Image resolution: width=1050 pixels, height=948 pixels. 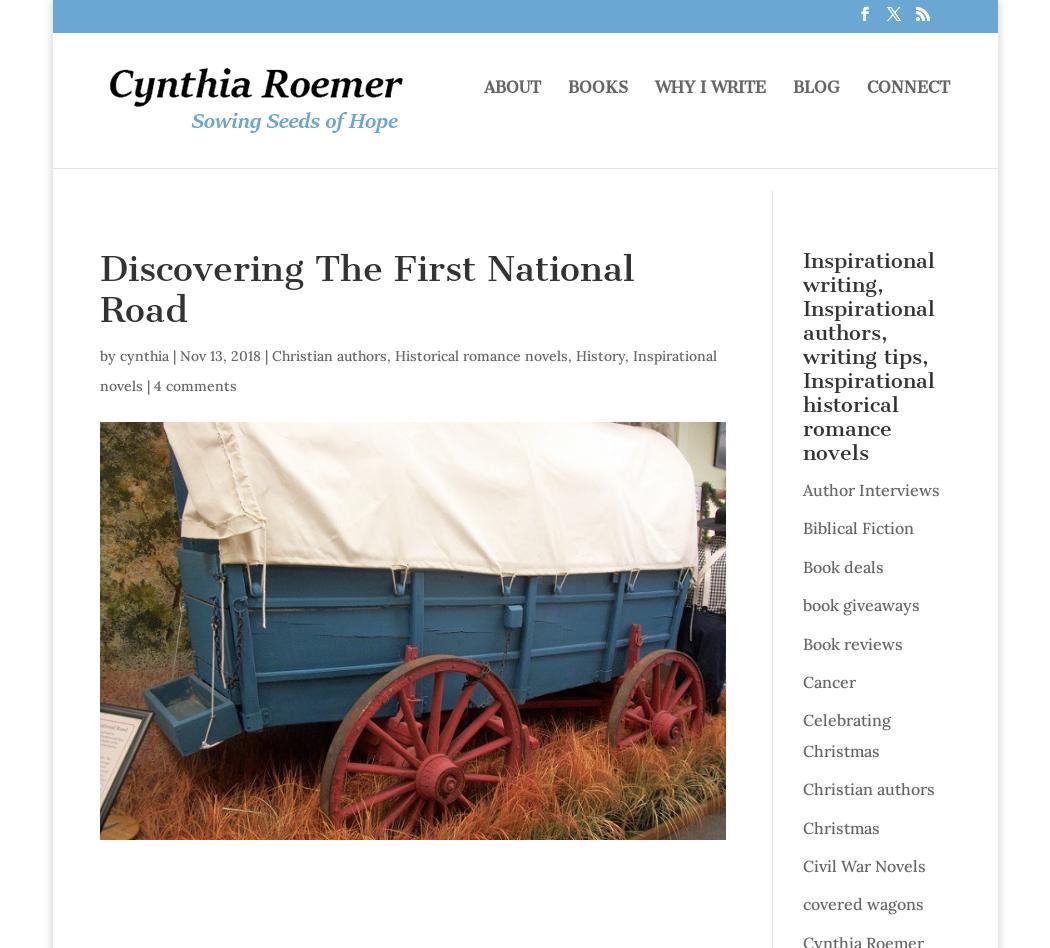 What do you see at coordinates (851, 642) in the screenshot?
I see `'Book reviews'` at bounding box center [851, 642].